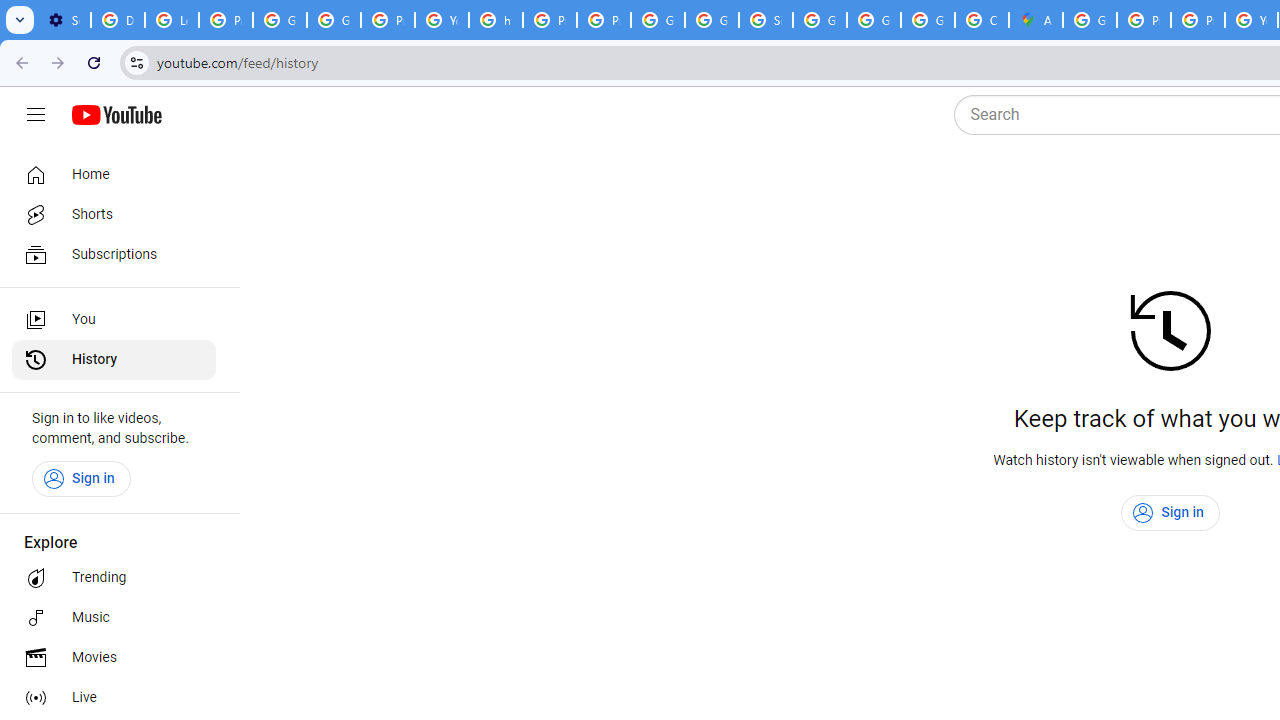 This screenshot has width=1280, height=720. I want to click on 'YouTube', so click(440, 20).